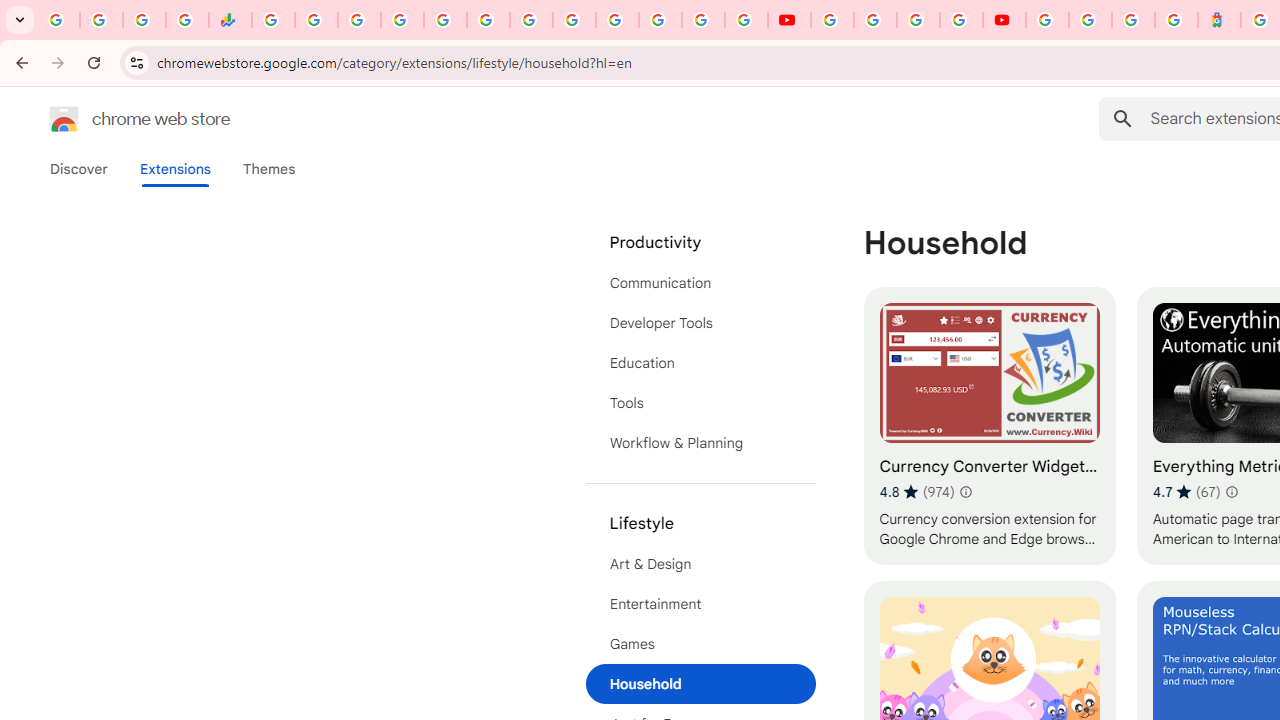  I want to click on 'Extensions', so click(174, 168).